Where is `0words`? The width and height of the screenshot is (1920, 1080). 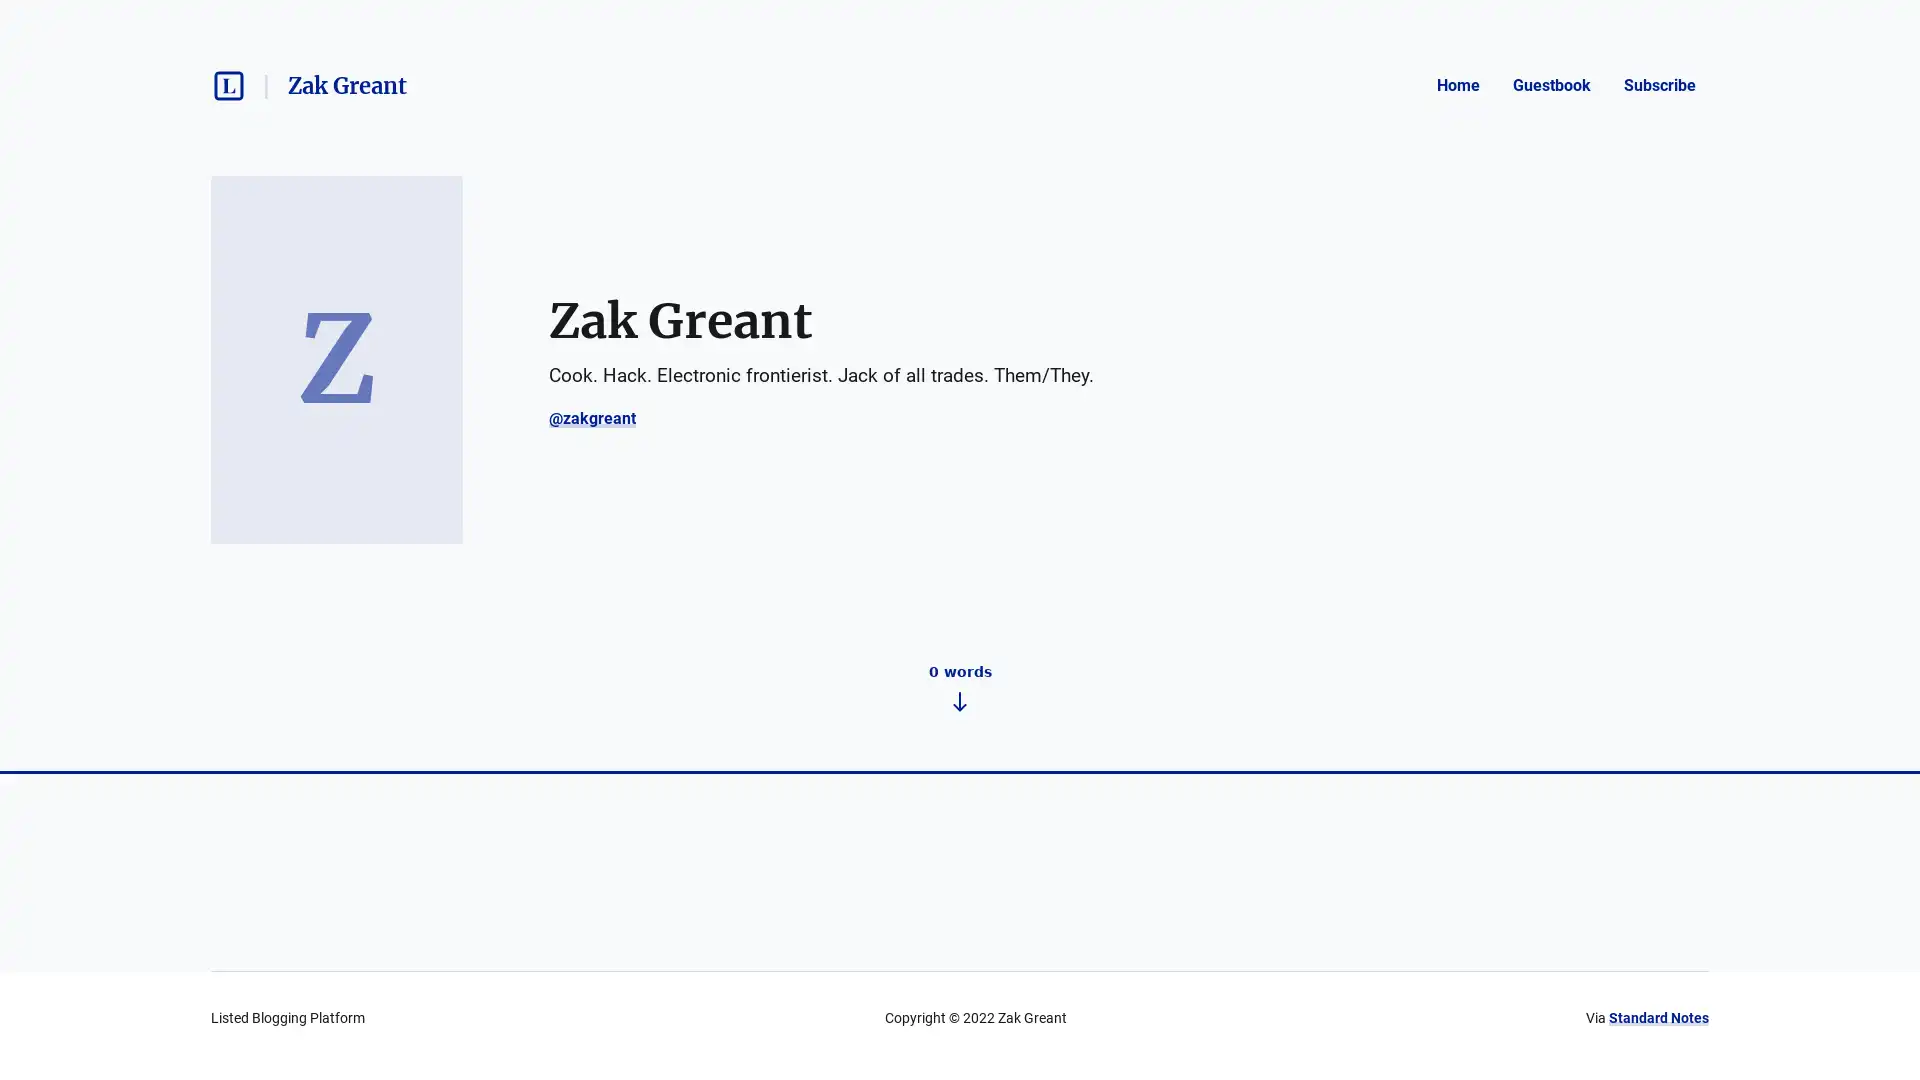 0words is located at coordinates (960, 995).